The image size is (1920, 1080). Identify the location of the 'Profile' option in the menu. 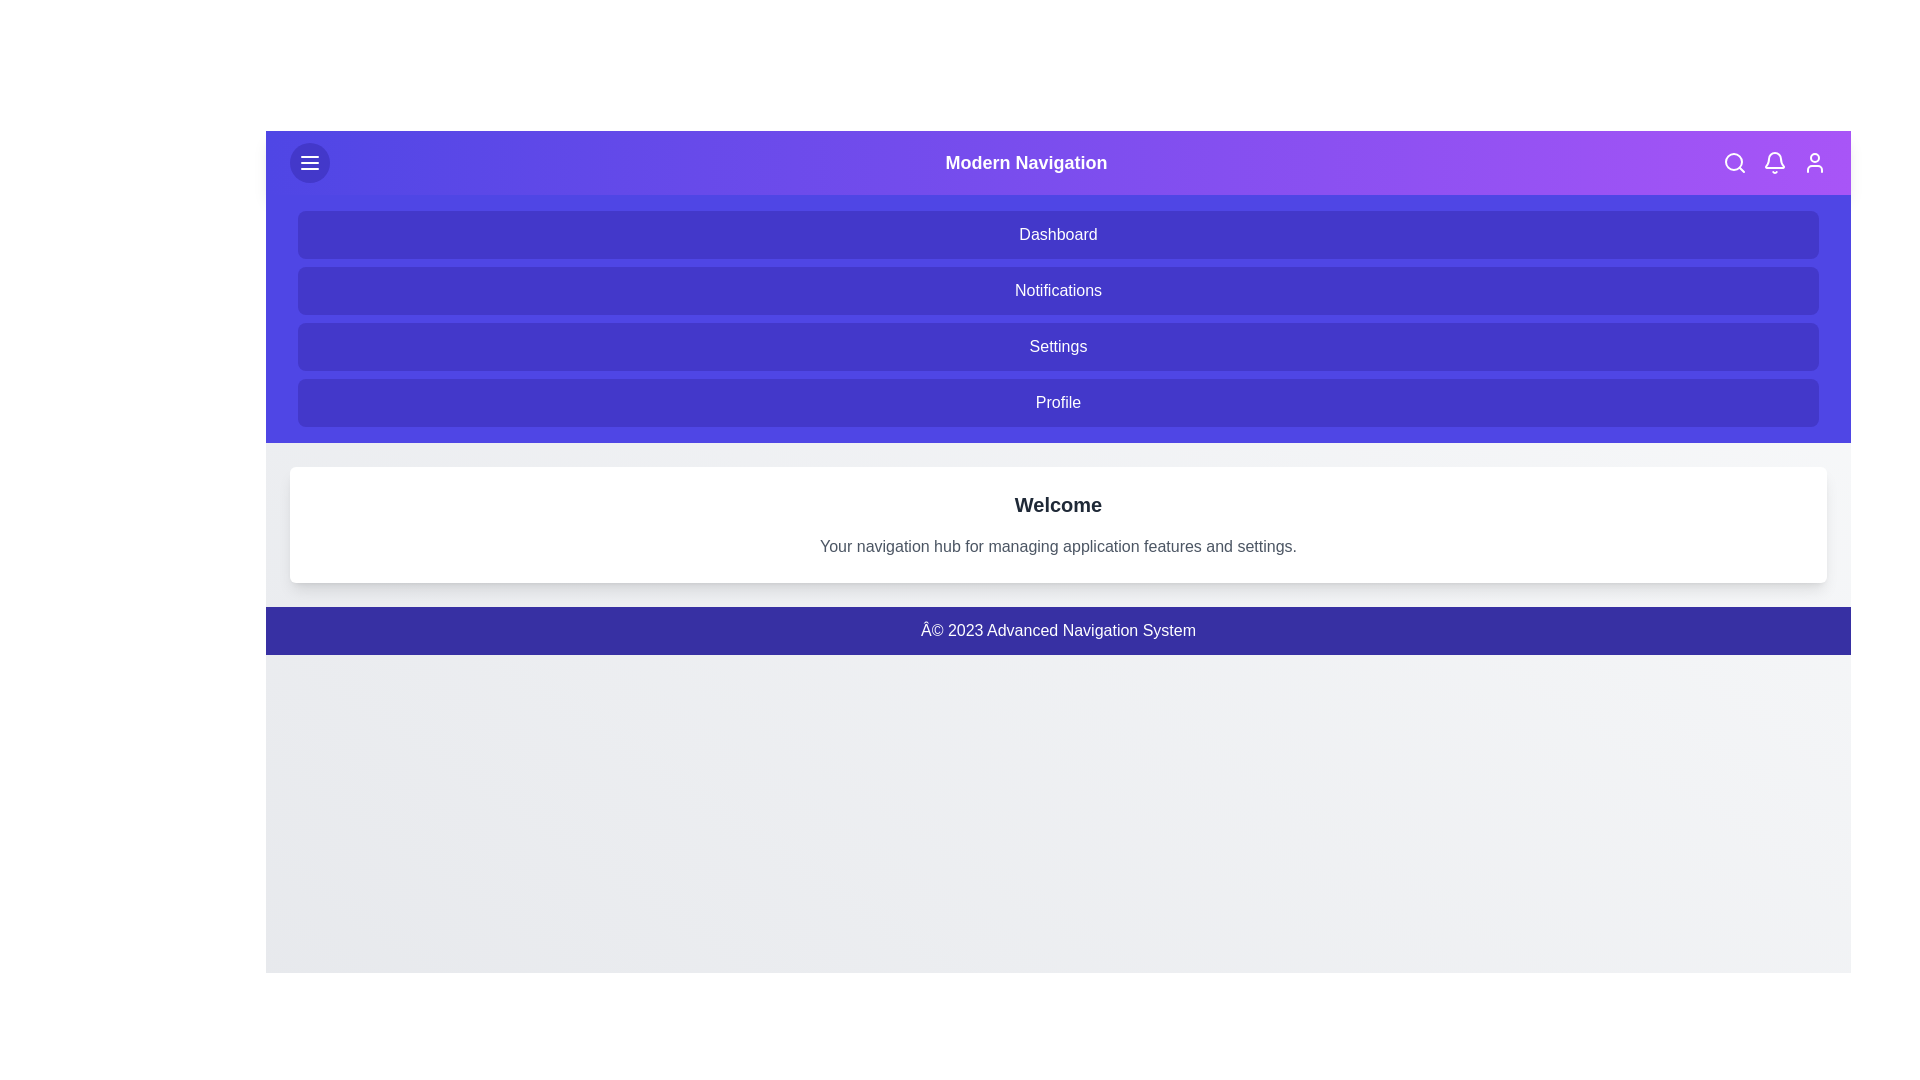
(1057, 402).